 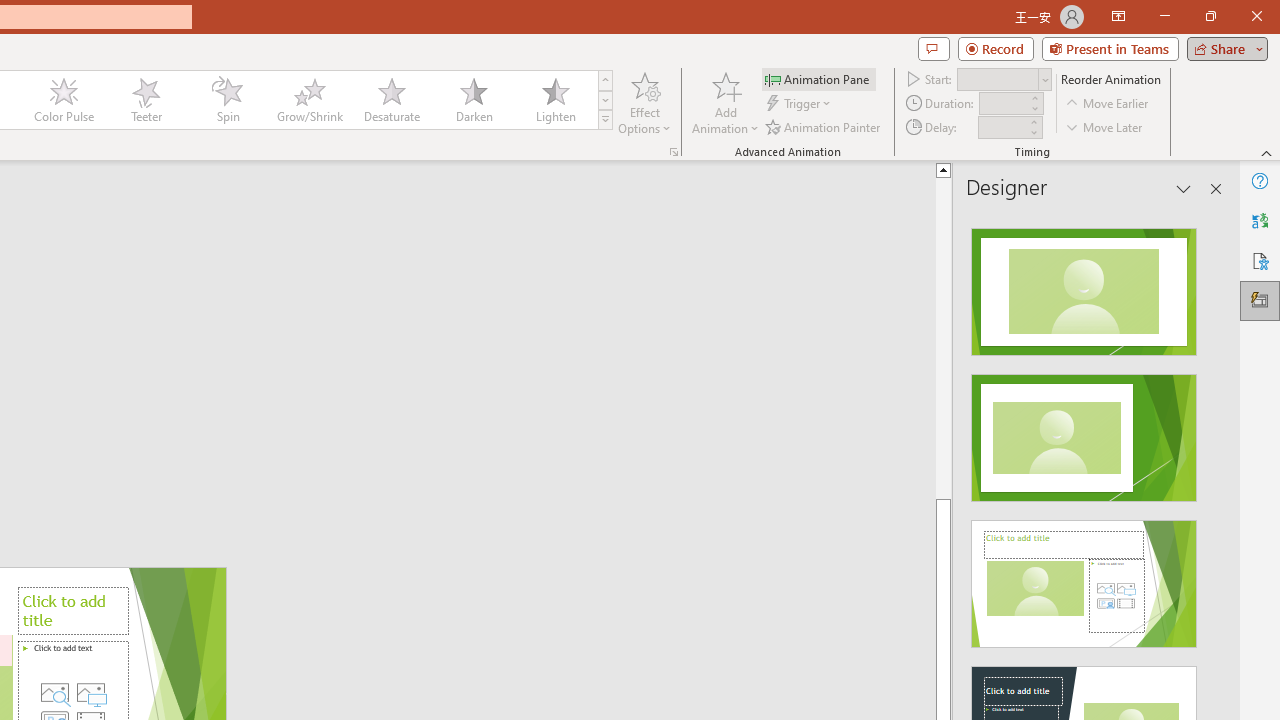 I want to click on 'Trigger', so click(x=800, y=103).